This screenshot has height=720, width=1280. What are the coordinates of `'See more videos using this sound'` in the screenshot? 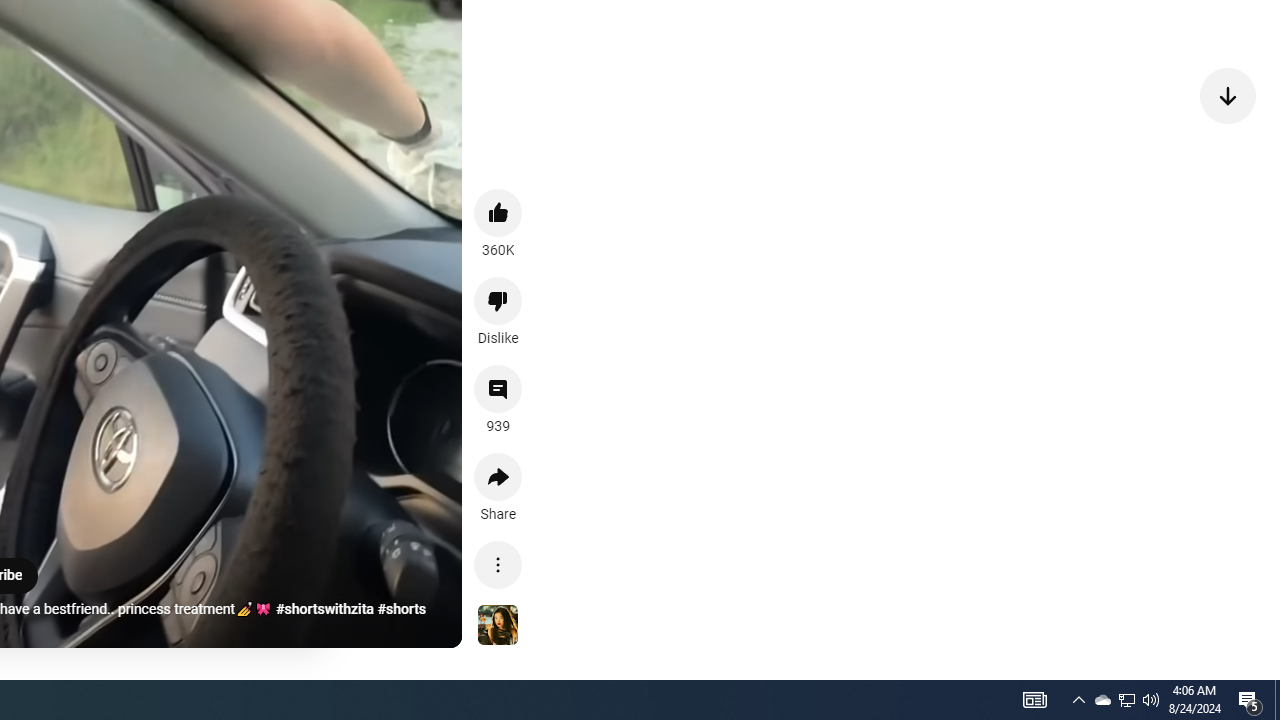 It's located at (497, 625).